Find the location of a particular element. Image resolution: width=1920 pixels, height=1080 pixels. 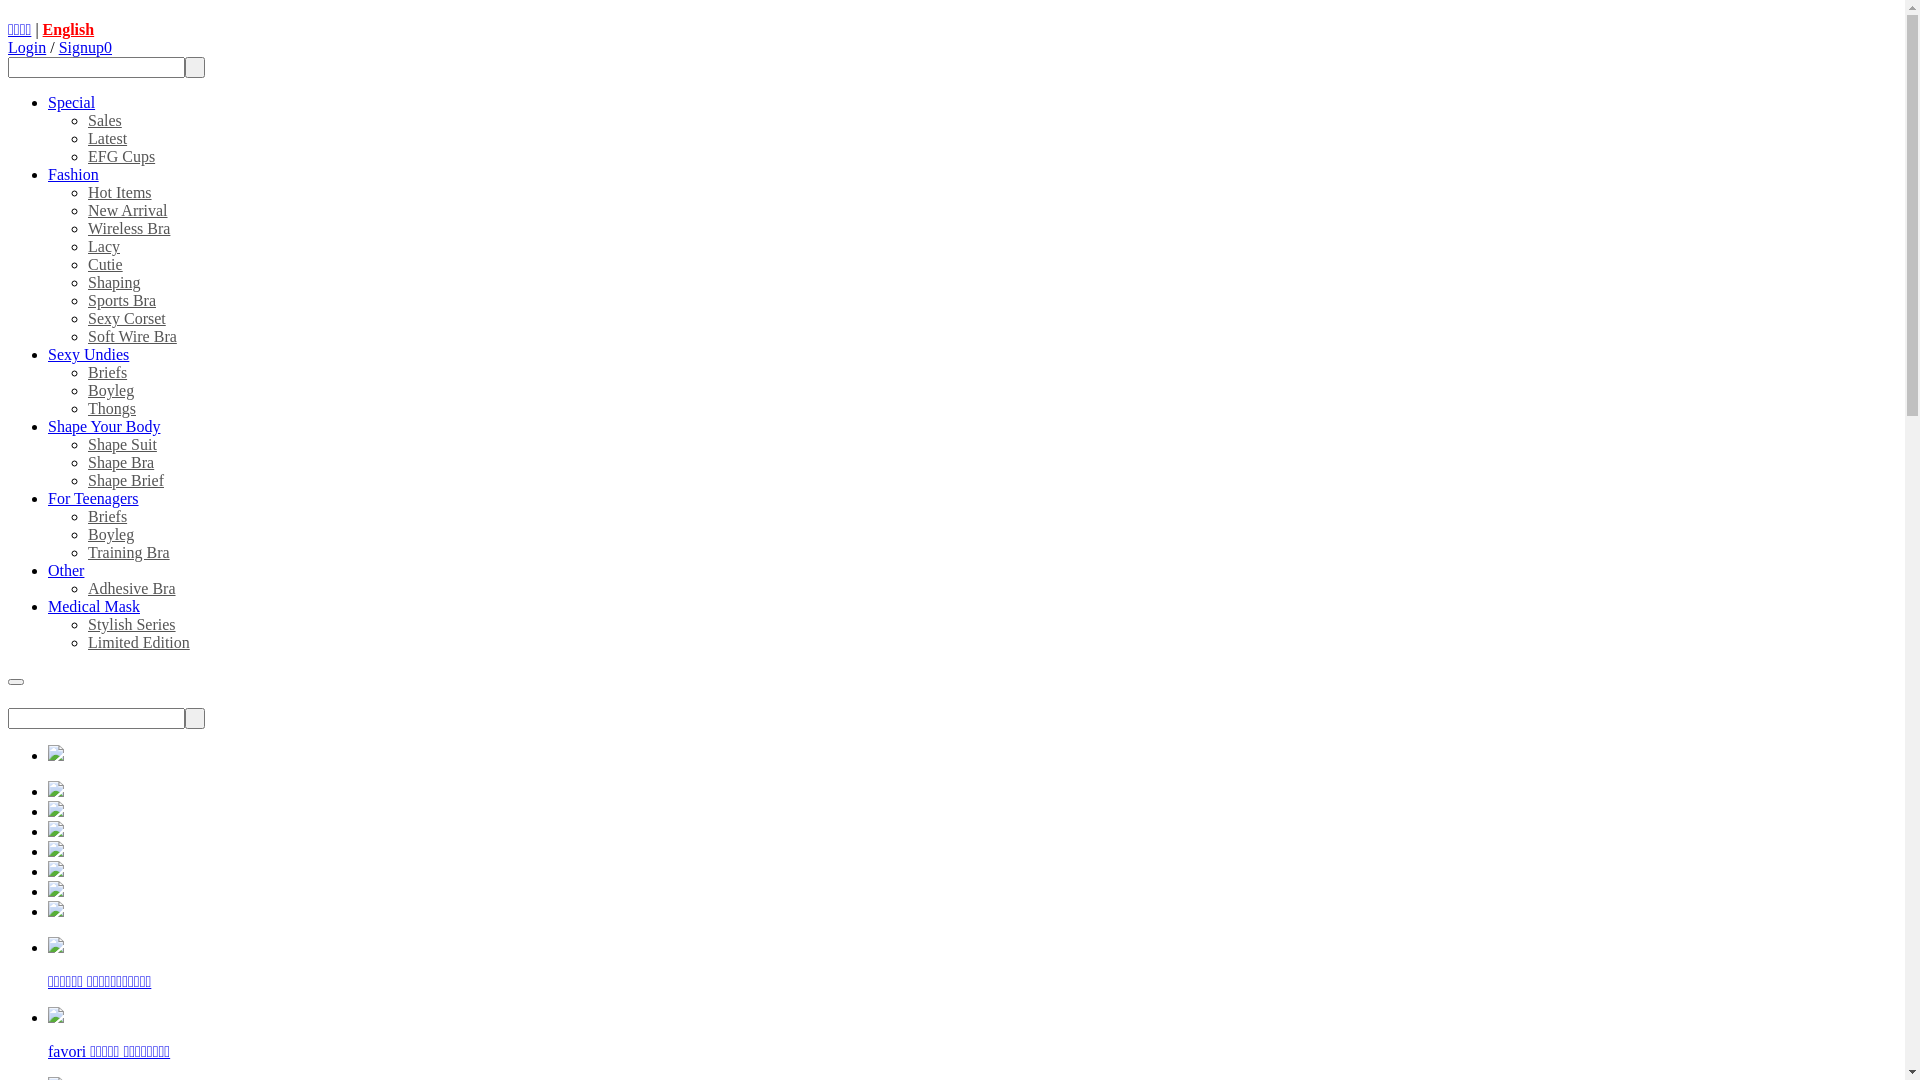

'Stylish Series' is located at coordinates (86, 623).